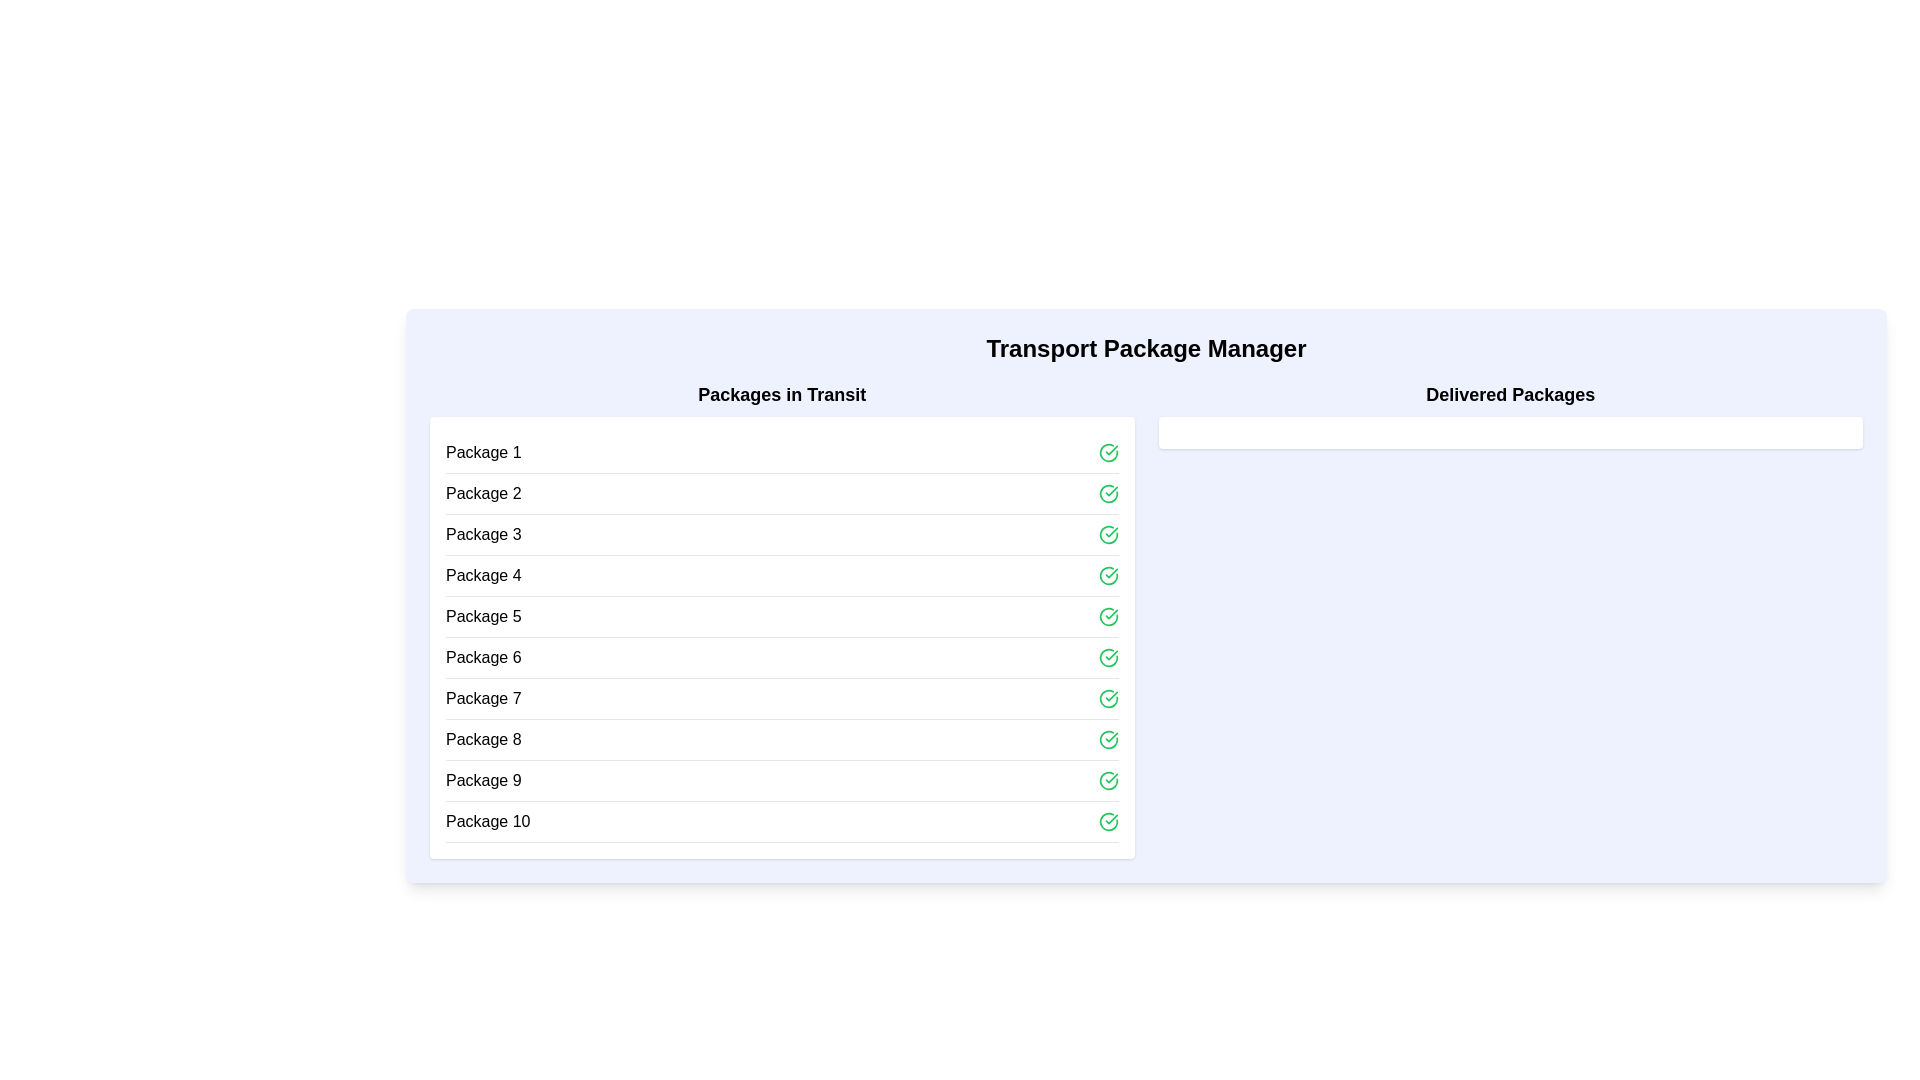  I want to click on the icon indicating the completion status of 'Package 10' in the 'Packages in Transit' section, located in the bottom-right corner of the row, so click(1107, 821).